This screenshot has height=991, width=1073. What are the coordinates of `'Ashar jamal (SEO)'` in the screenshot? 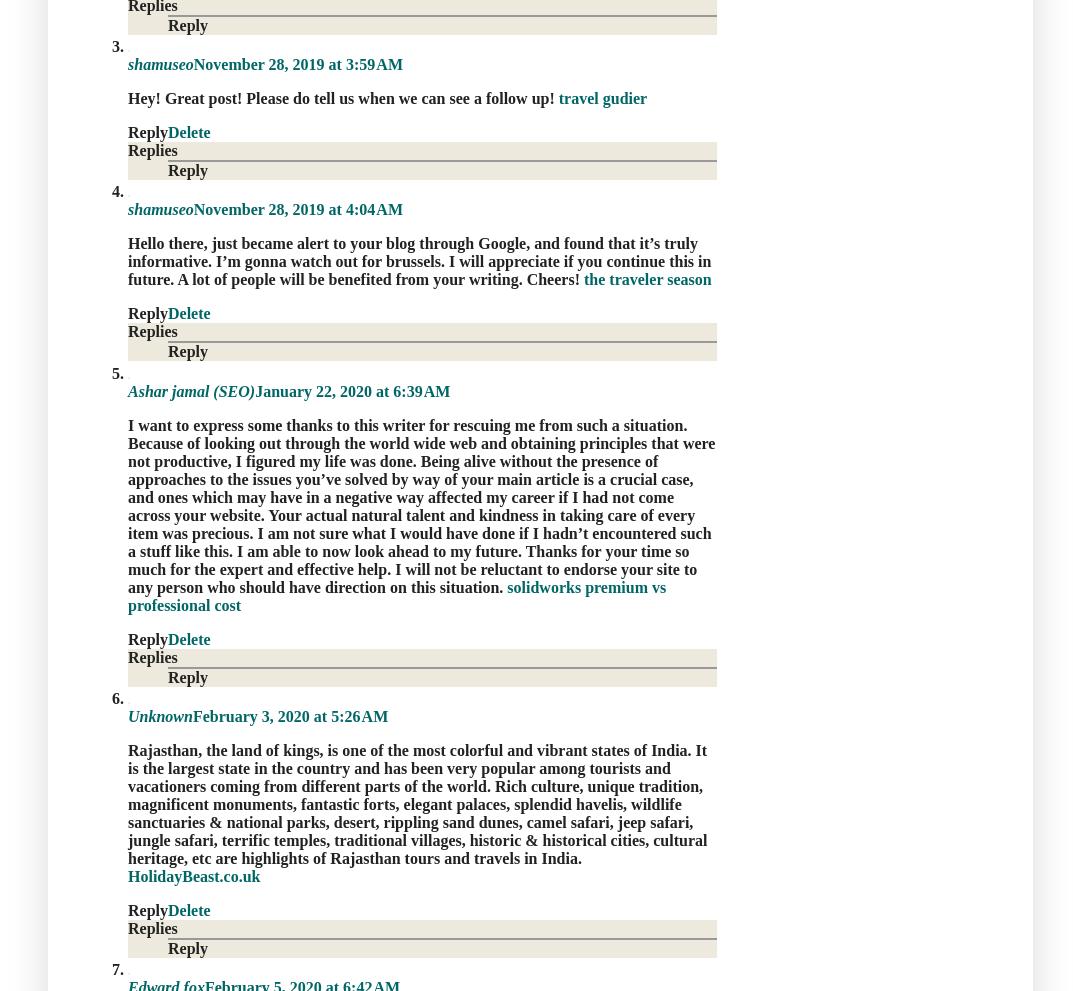 It's located at (191, 389).